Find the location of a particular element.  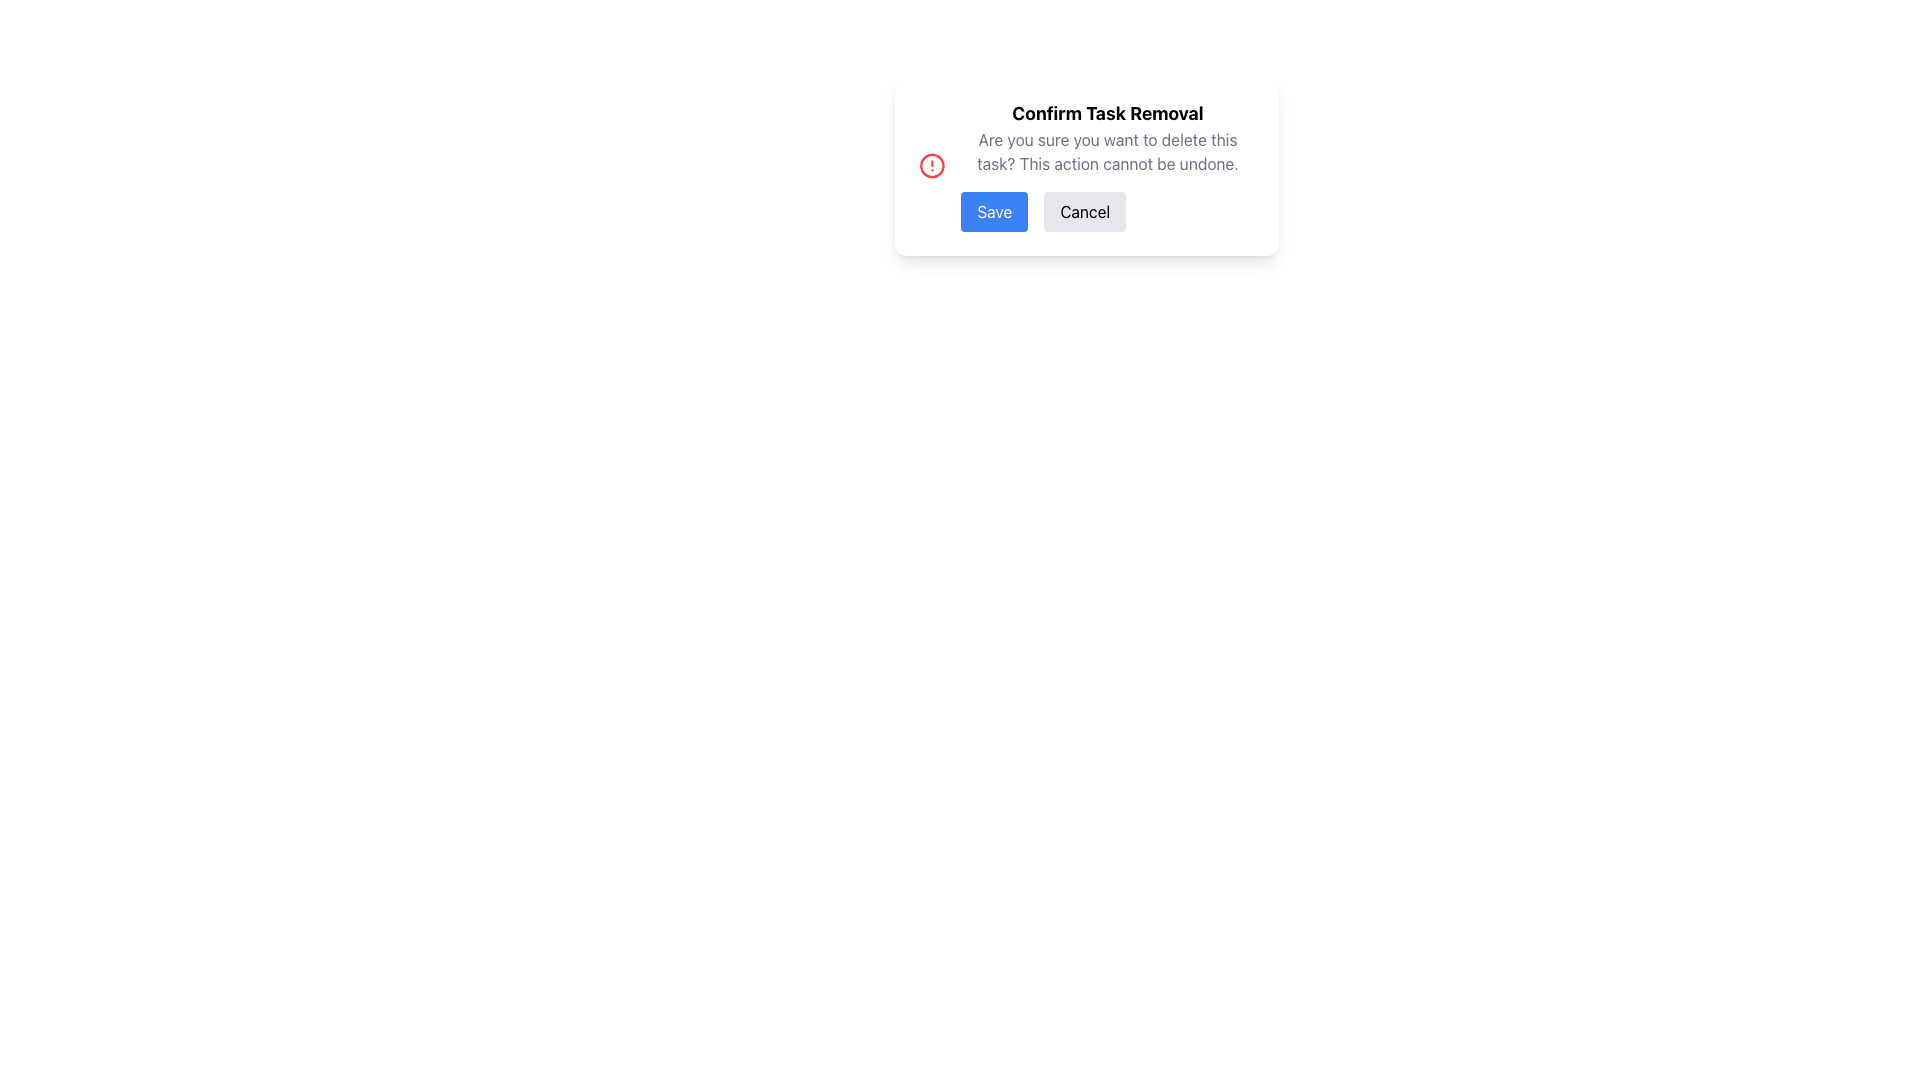

the 'Cancel' button, which is the second button in a horizontal row at the bottom center of the modal dialog box is located at coordinates (1084, 212).